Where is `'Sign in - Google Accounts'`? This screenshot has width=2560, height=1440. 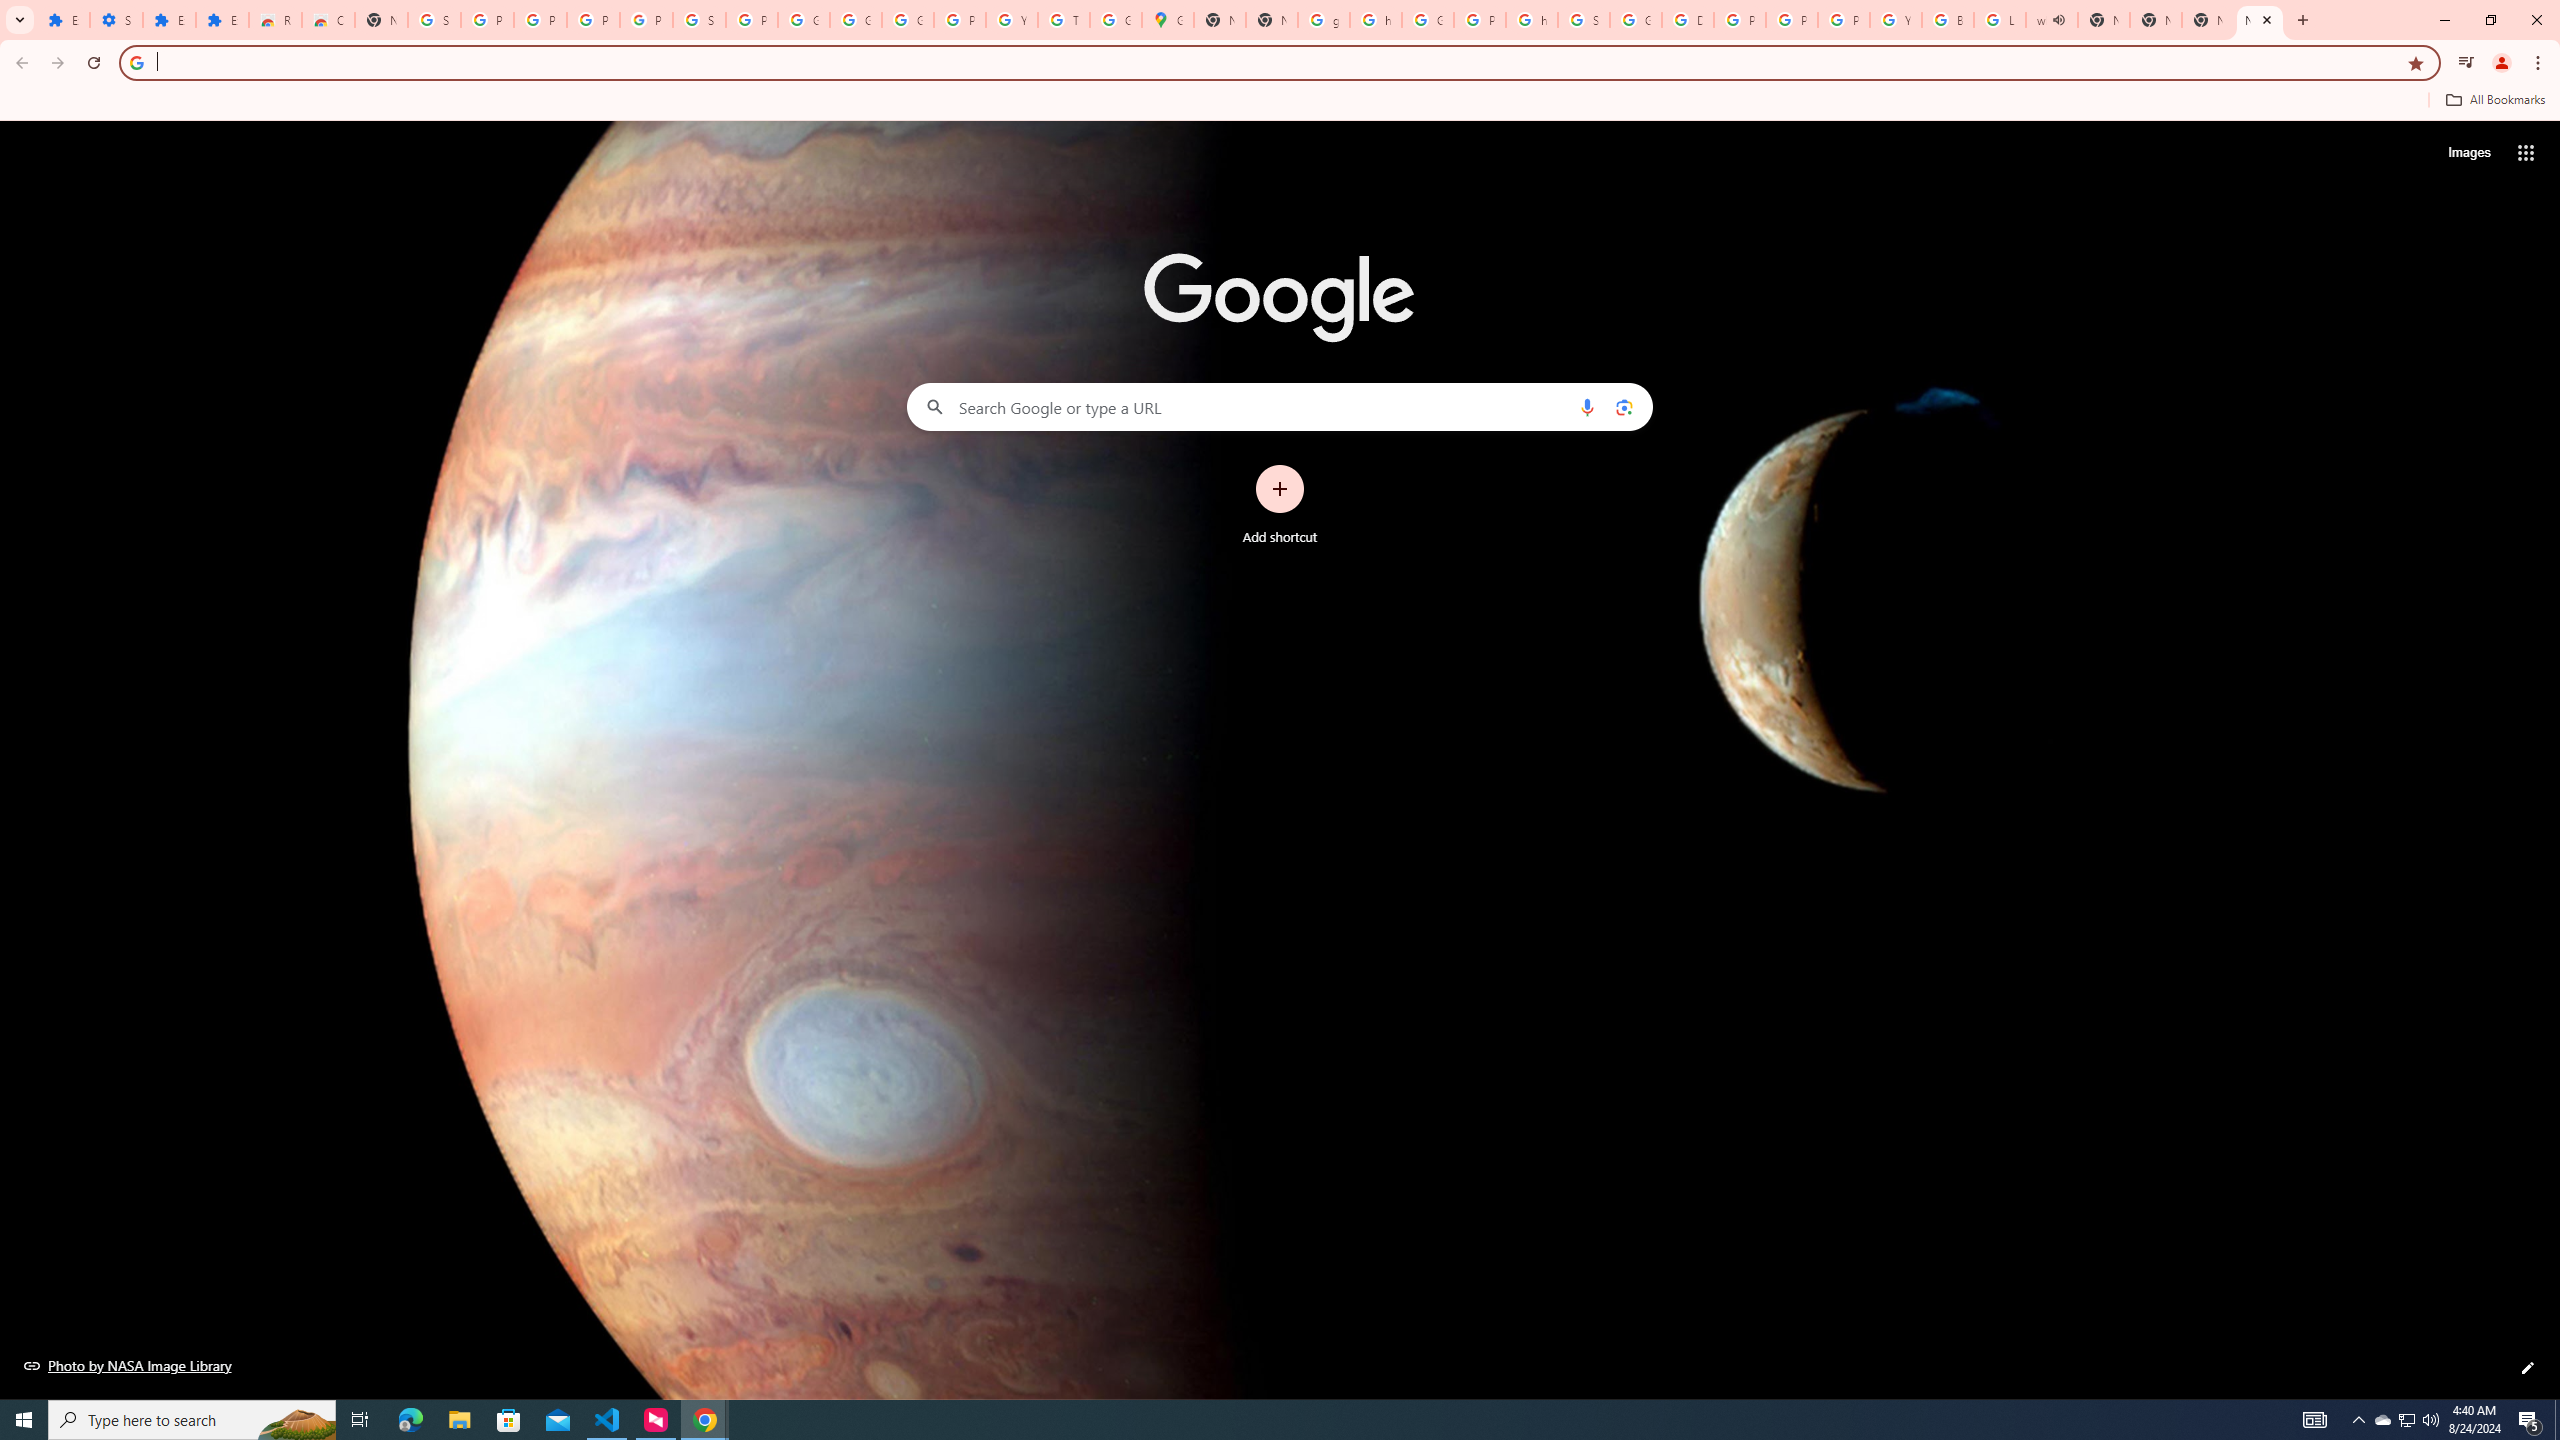
'Sign in - Google Accounts' is located at coordinates (435, 19).